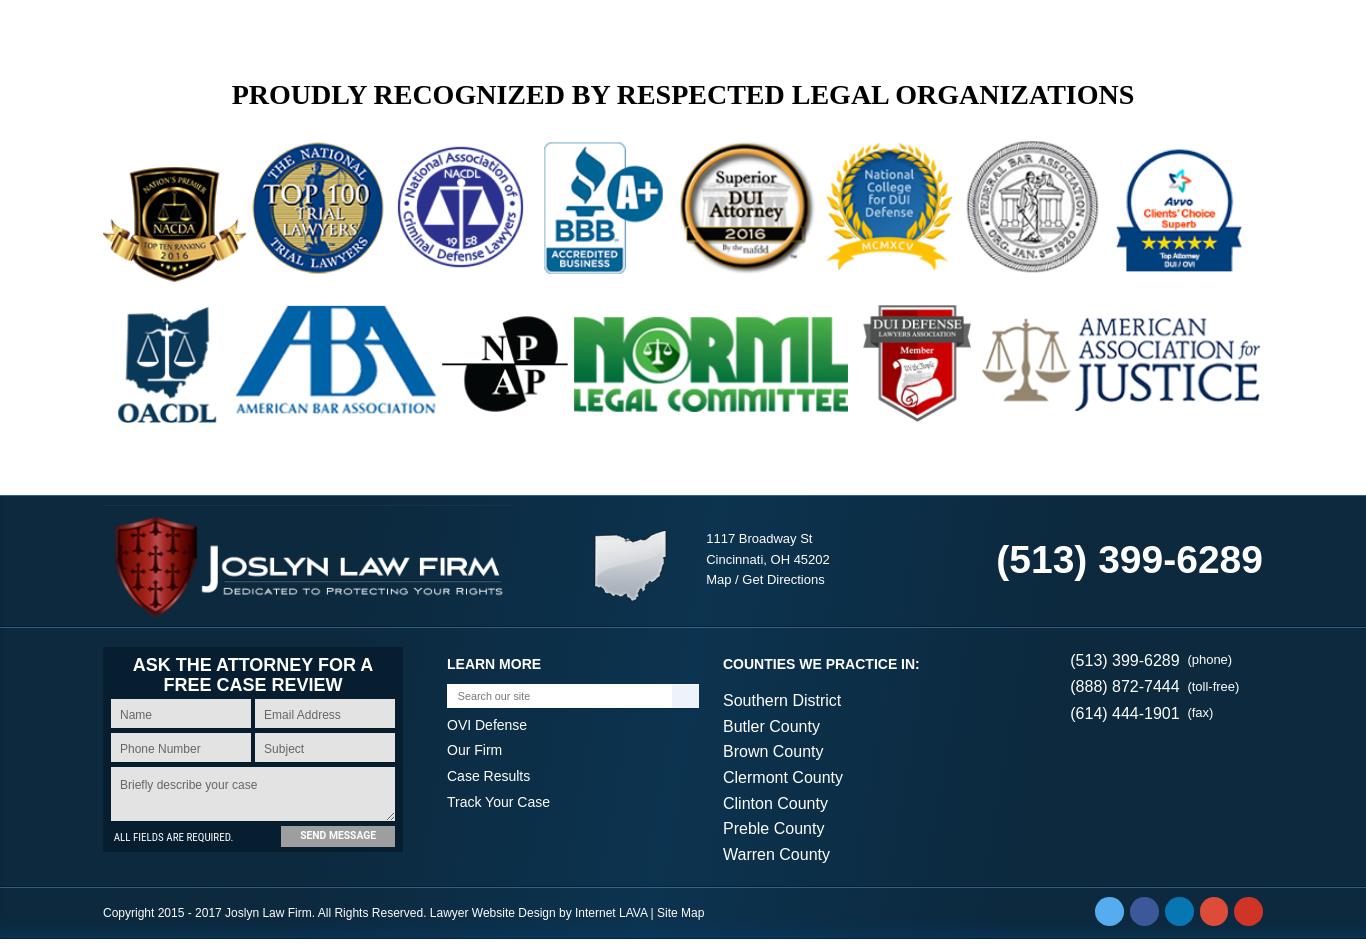 This screenshot has height=949, width=1366. I want to click on 'National Trial Lawyers Association Top 100', so click(681, 459).